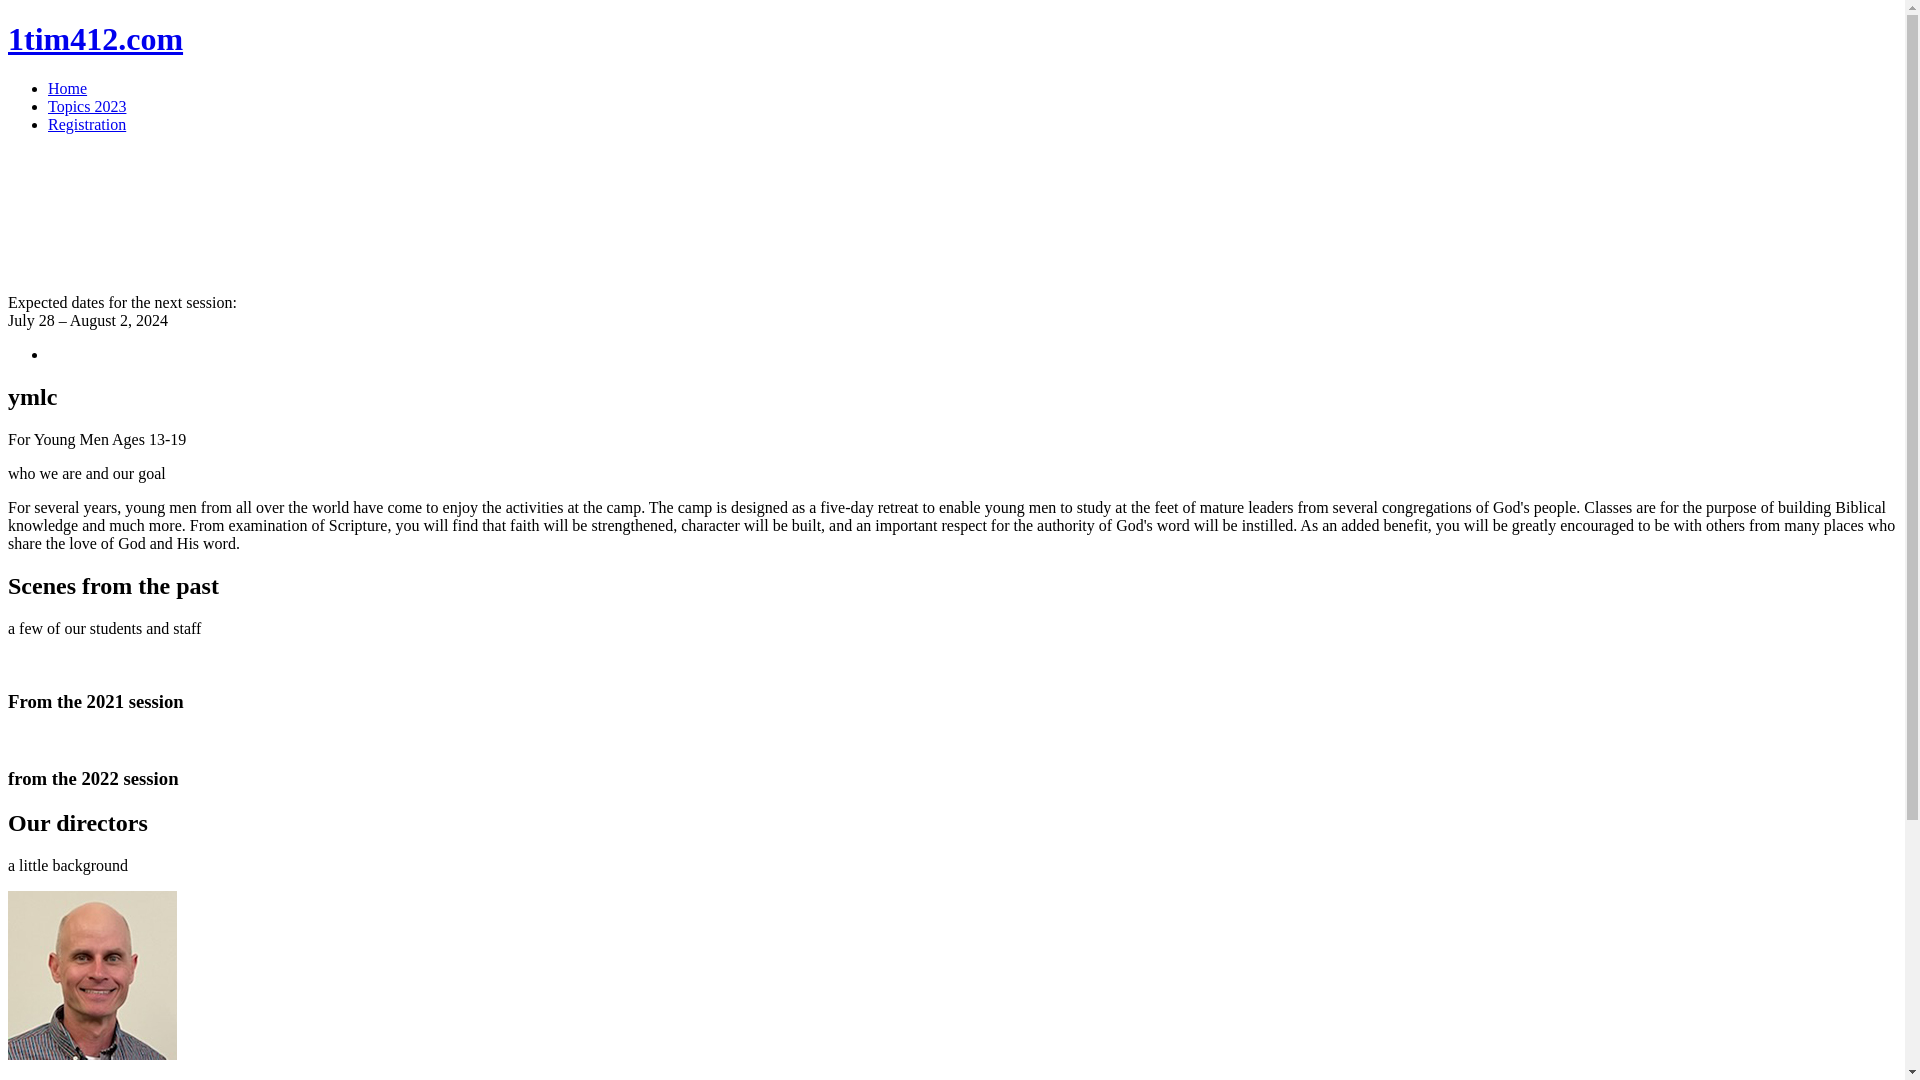  What do you see at coordinates (94, 38) in the screenshot?
I see `'1tim412.com'` at bounding box center [94, 38].